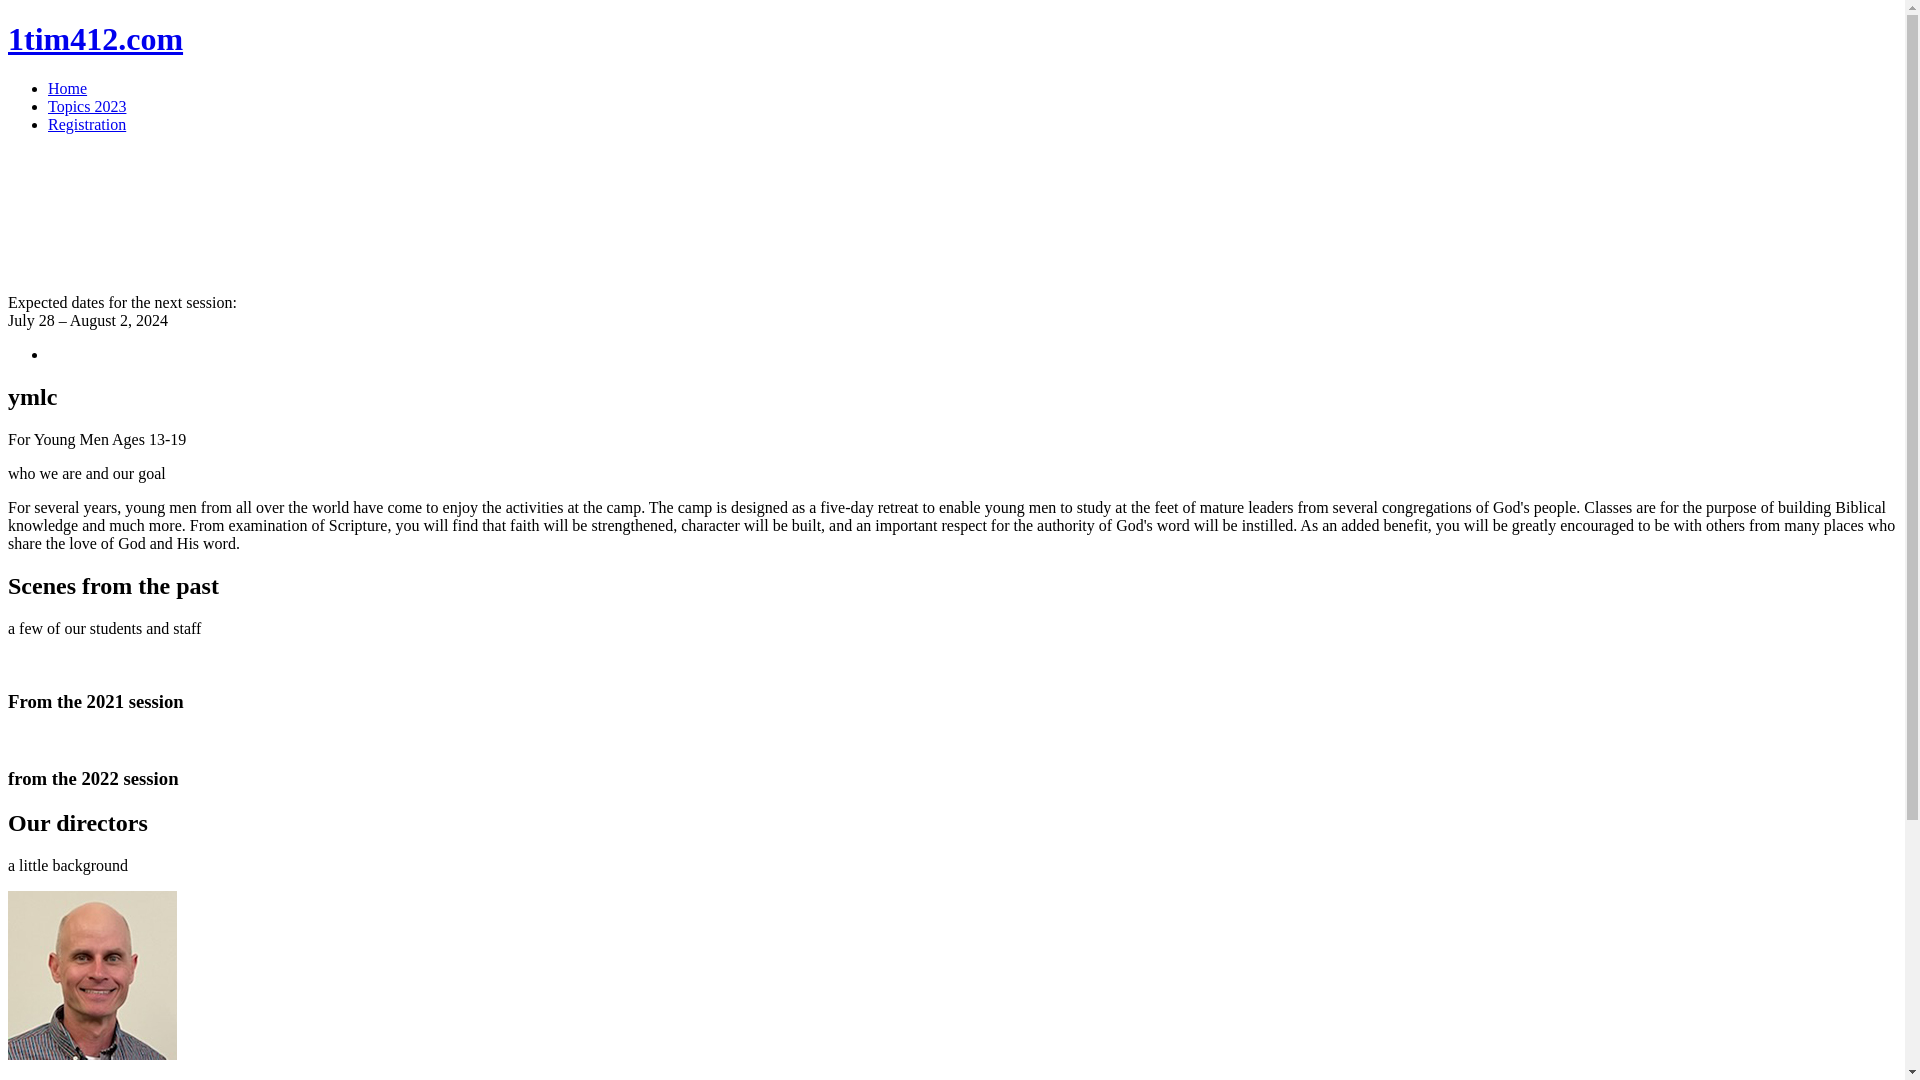  What do you see at coordinates (94, 38) in the screenshot?
I see `'1tim412.com'` at bounding box center [94, 38].